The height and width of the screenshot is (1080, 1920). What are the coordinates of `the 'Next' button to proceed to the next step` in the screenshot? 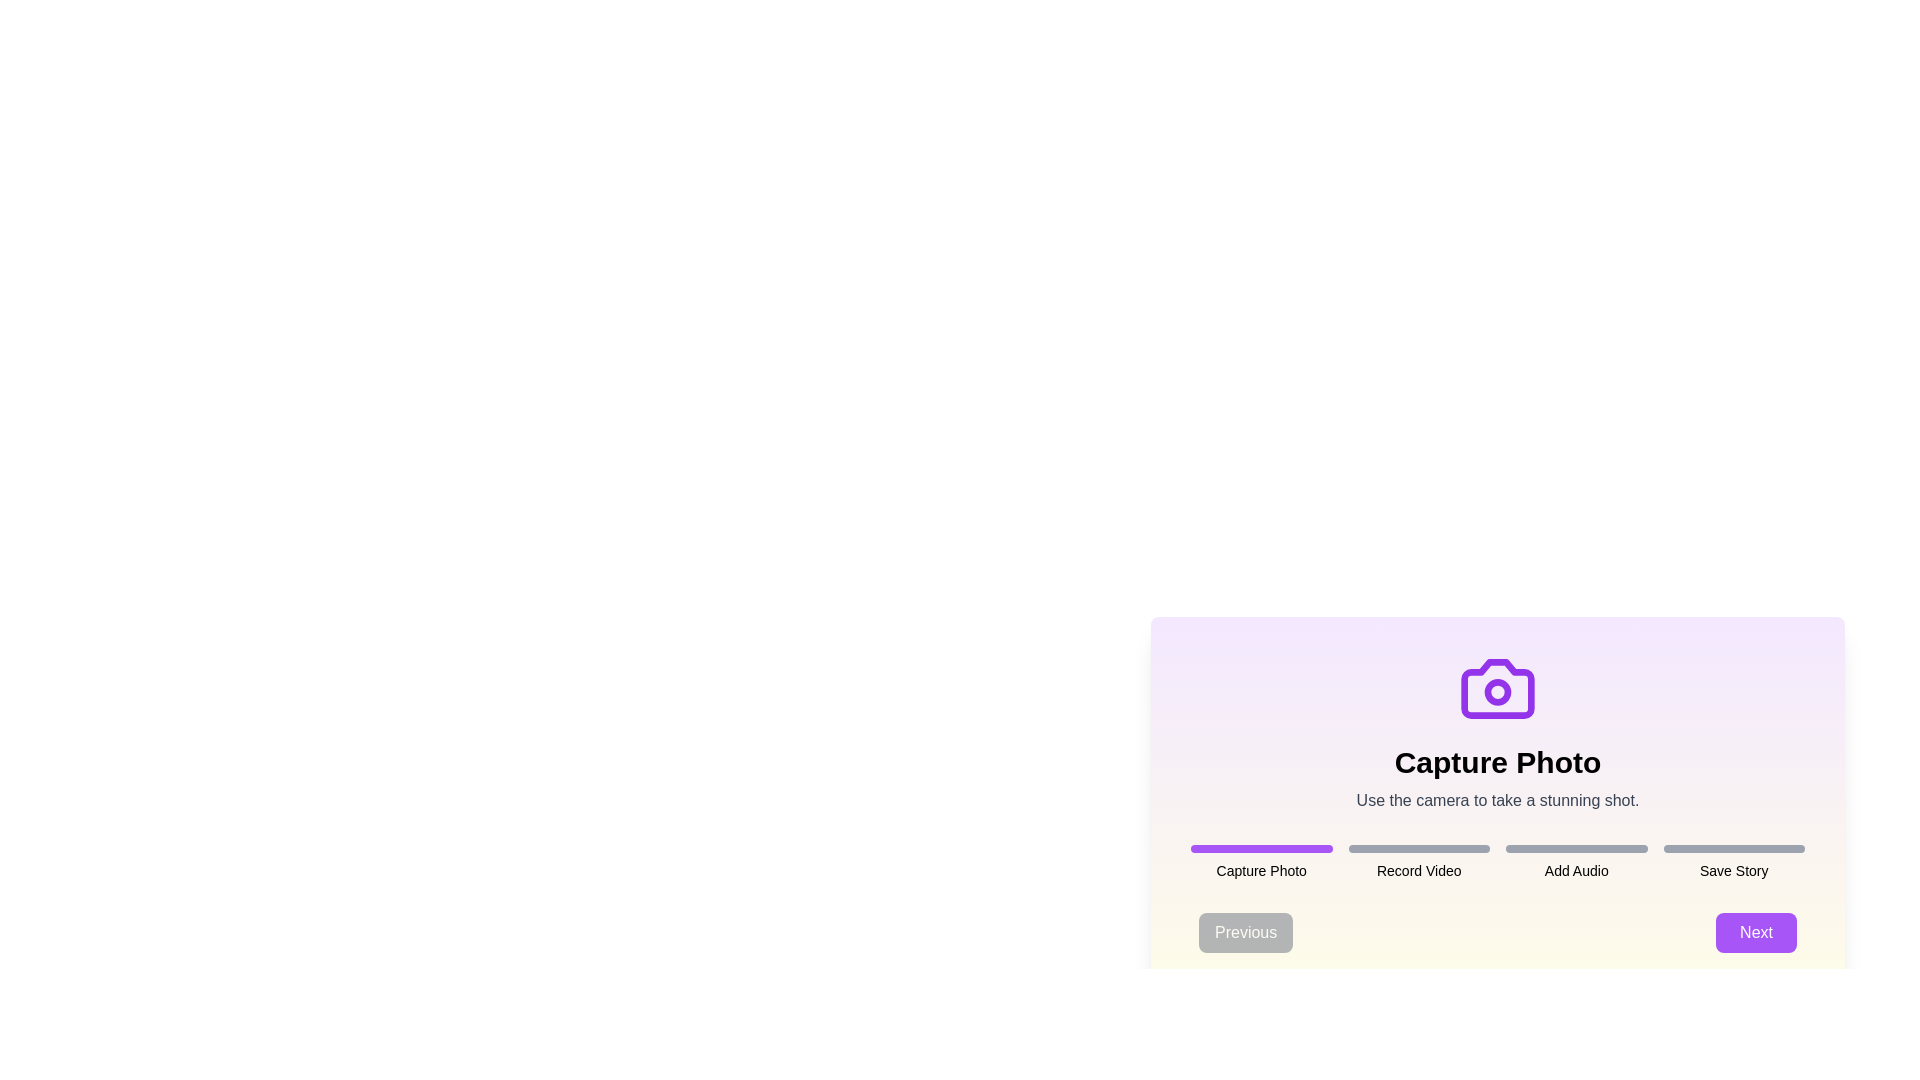 It's located at (1755, 933).